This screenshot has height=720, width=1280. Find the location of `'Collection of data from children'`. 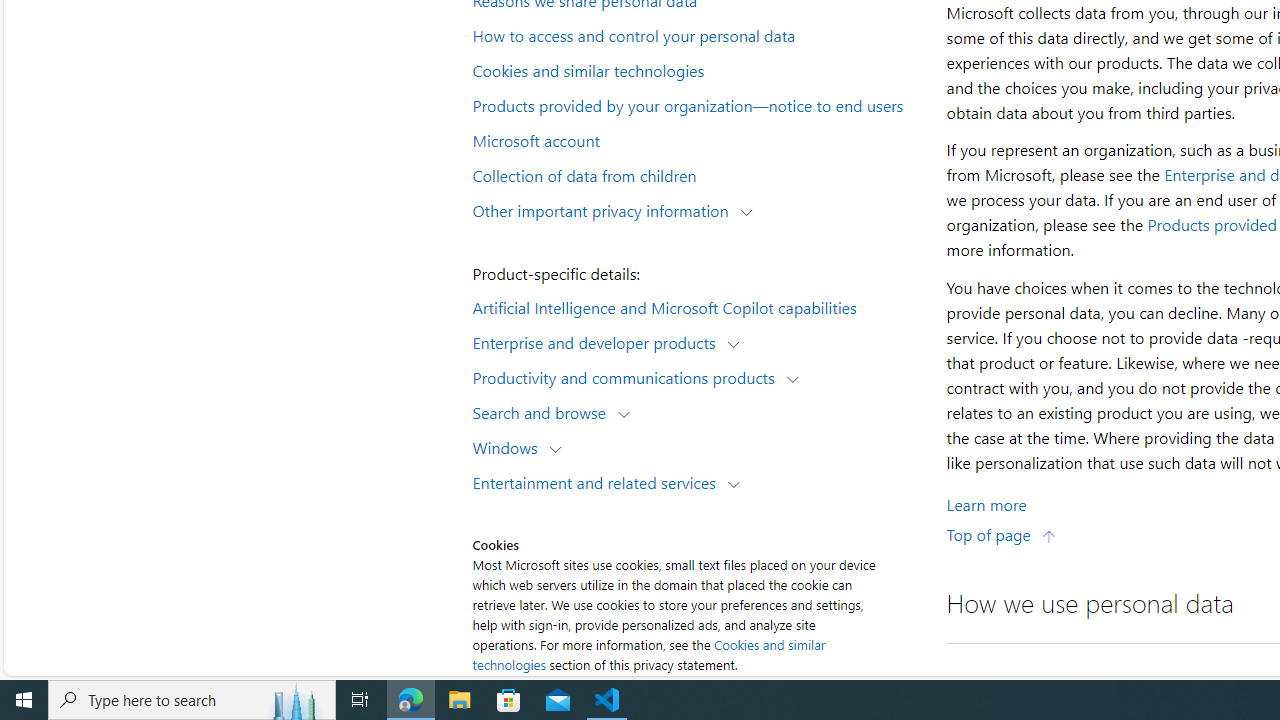

'Collection of data from children' is located at coordinates (696, 173).